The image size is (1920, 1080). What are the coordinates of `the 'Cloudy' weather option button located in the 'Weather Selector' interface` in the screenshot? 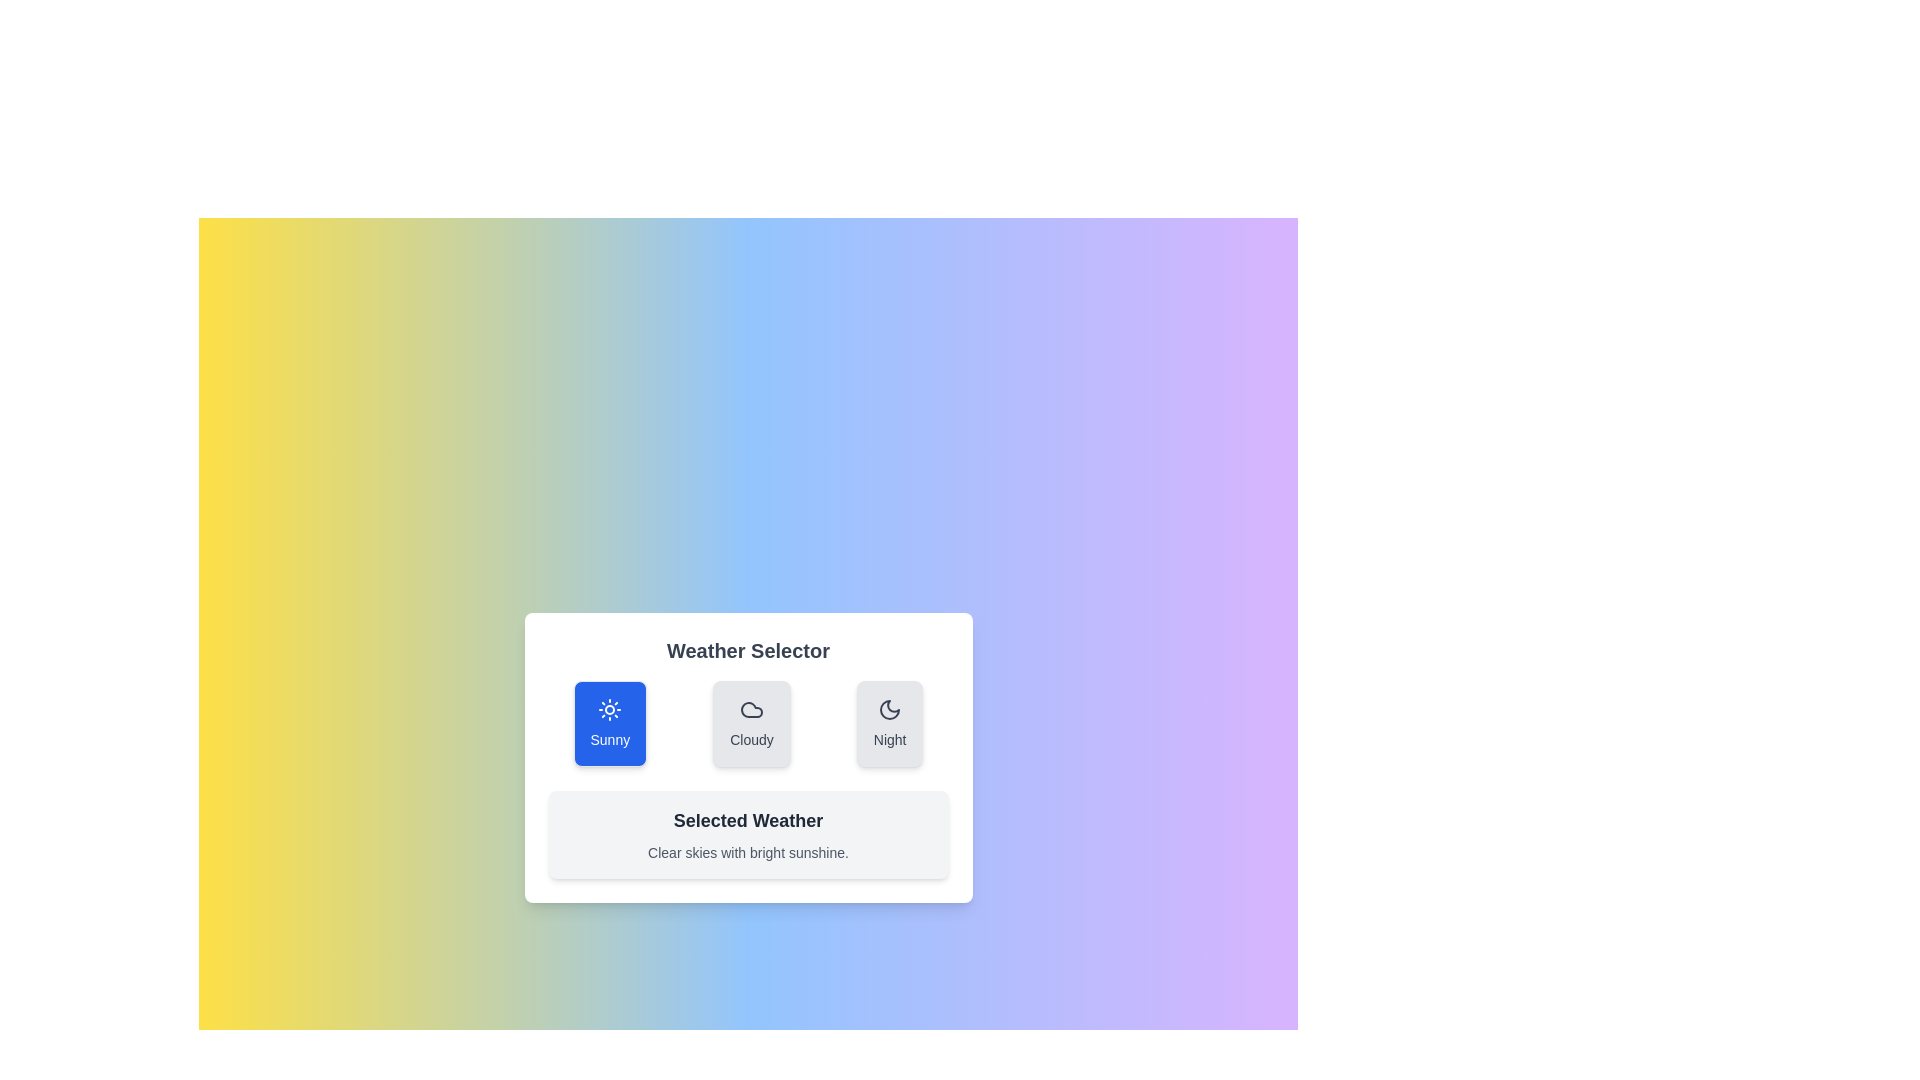 It's located at (751, 724).